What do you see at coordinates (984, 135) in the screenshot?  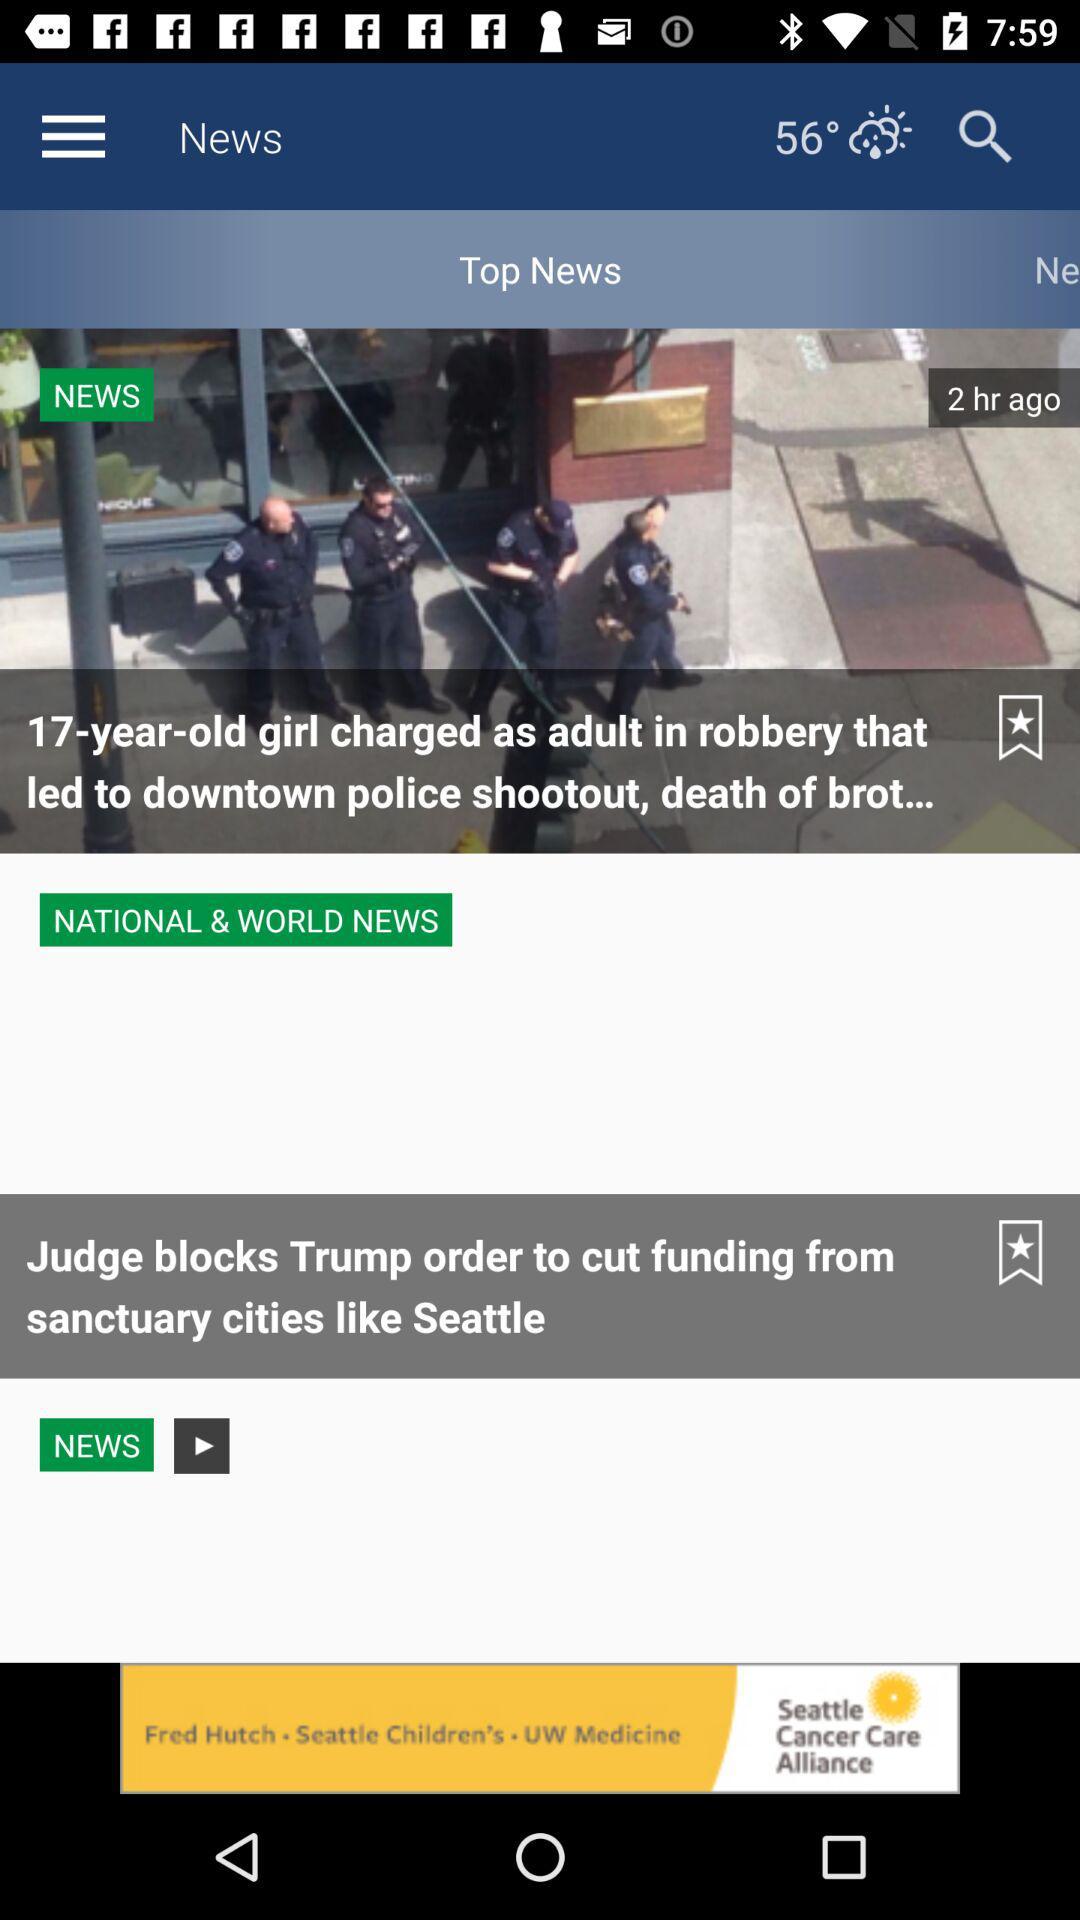 I see `search button` at bounding box center [984, 135].